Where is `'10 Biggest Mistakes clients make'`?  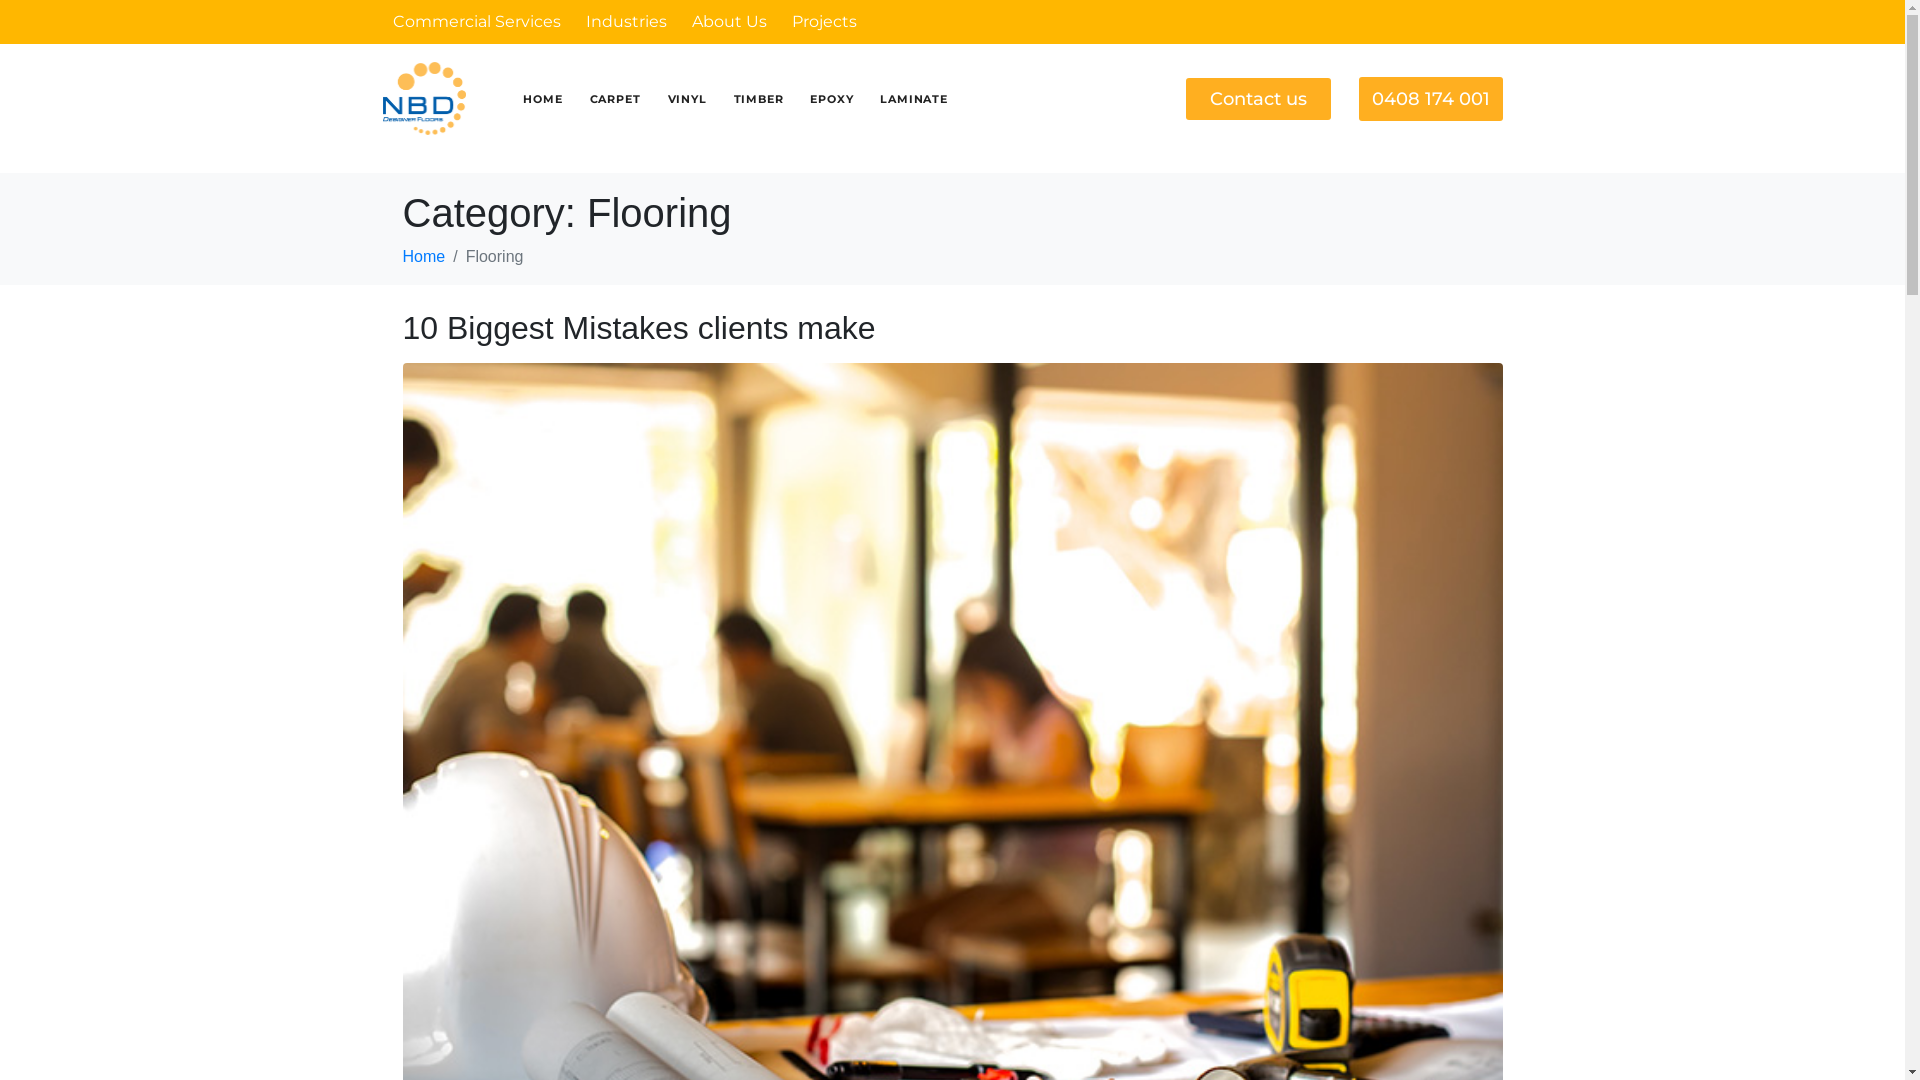 '10 Biggest Mistakes clients make' is located at coordinates (950, 851).